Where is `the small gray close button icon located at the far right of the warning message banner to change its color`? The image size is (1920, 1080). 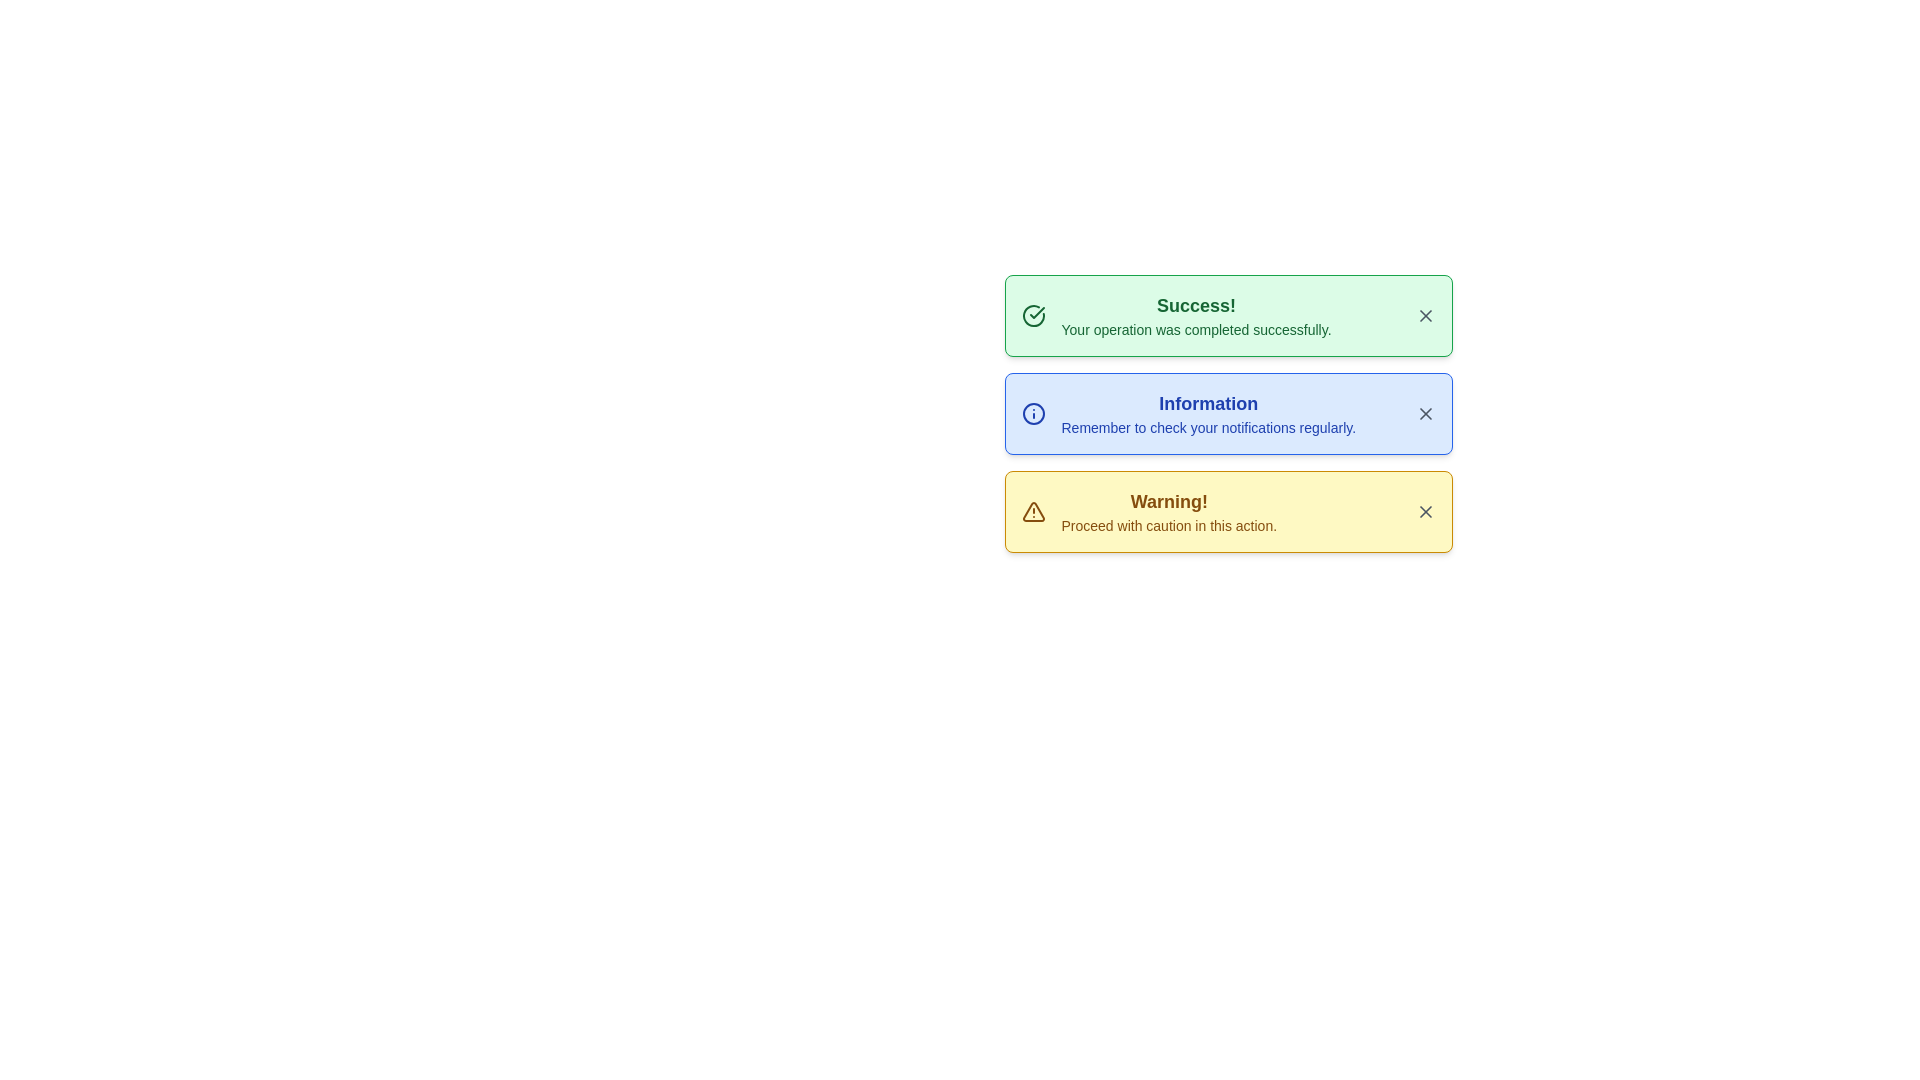 the small gray close button icon located at the far right of the warning message banner to change its color is located at coordinates (1424, 511).